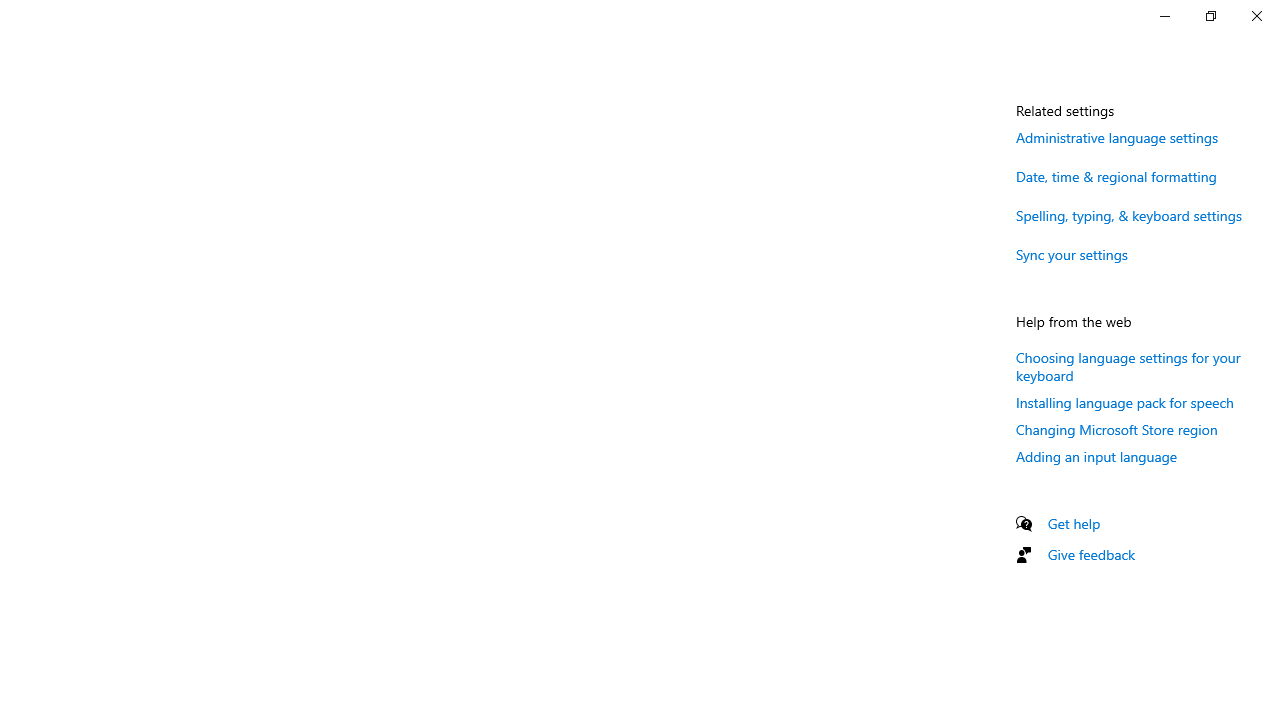  What do you see at coordinates (1164, 15) in the screenshot?
I see `'Minimize Settings'` at bounding box center [1164, 15].